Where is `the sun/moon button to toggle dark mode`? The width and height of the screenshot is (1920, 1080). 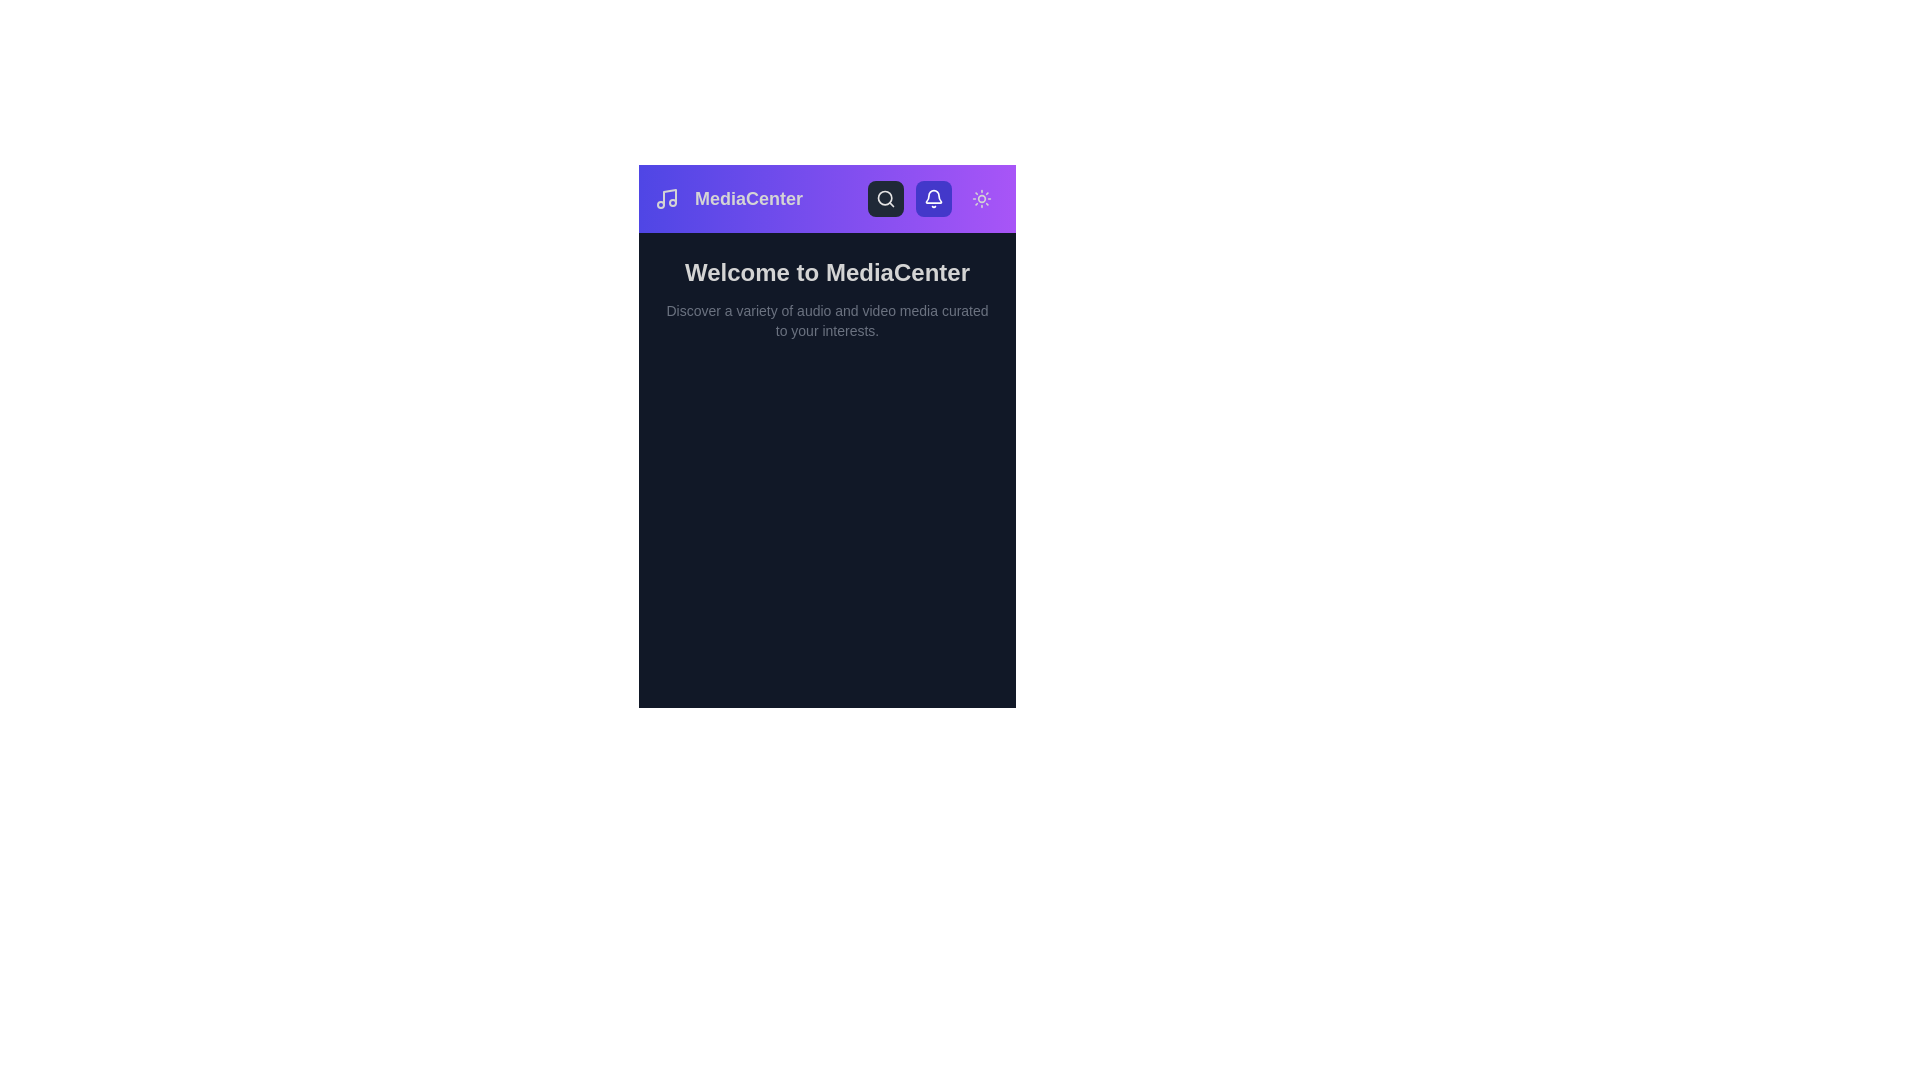
the sun/moon button to toggle dark mode is located at coordinates (982, 199).